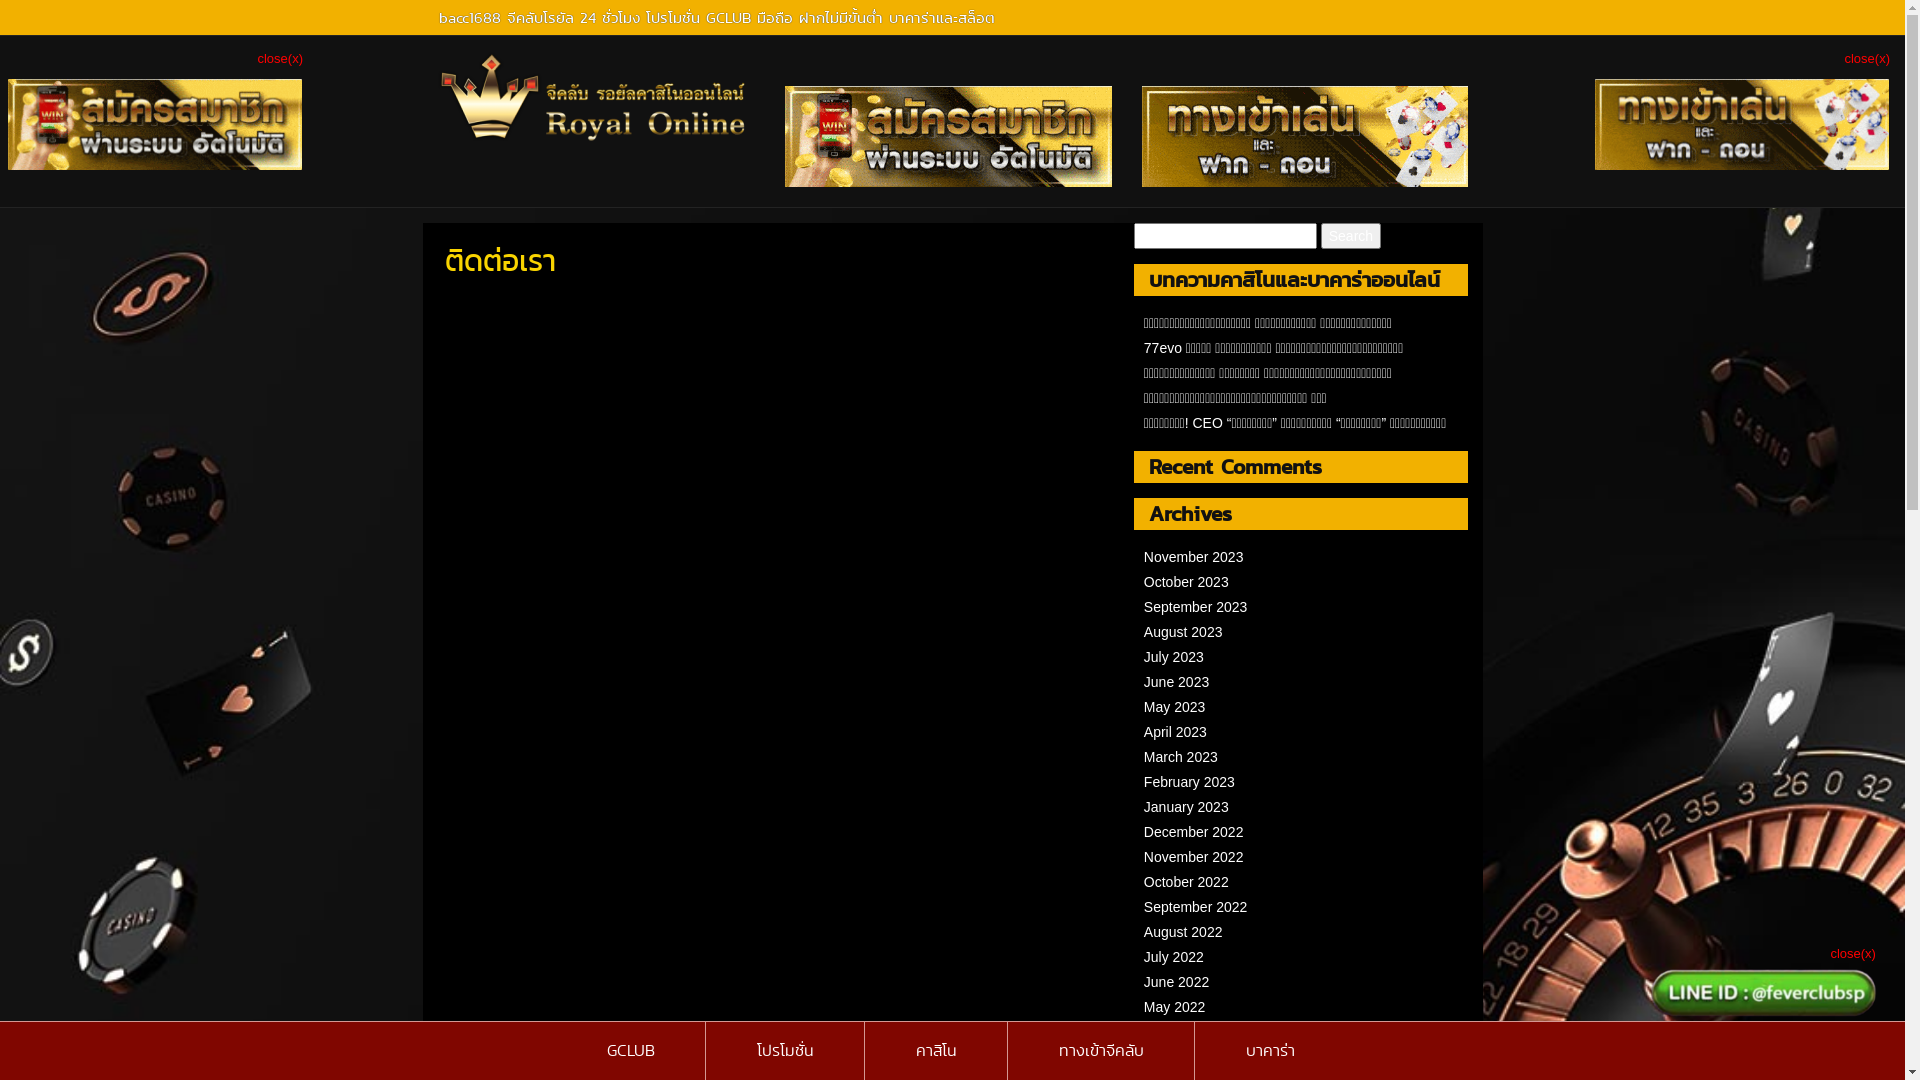 This screenshot has height=1080, width=1920. I want to click on 'April 2023', so click(1175, 732).